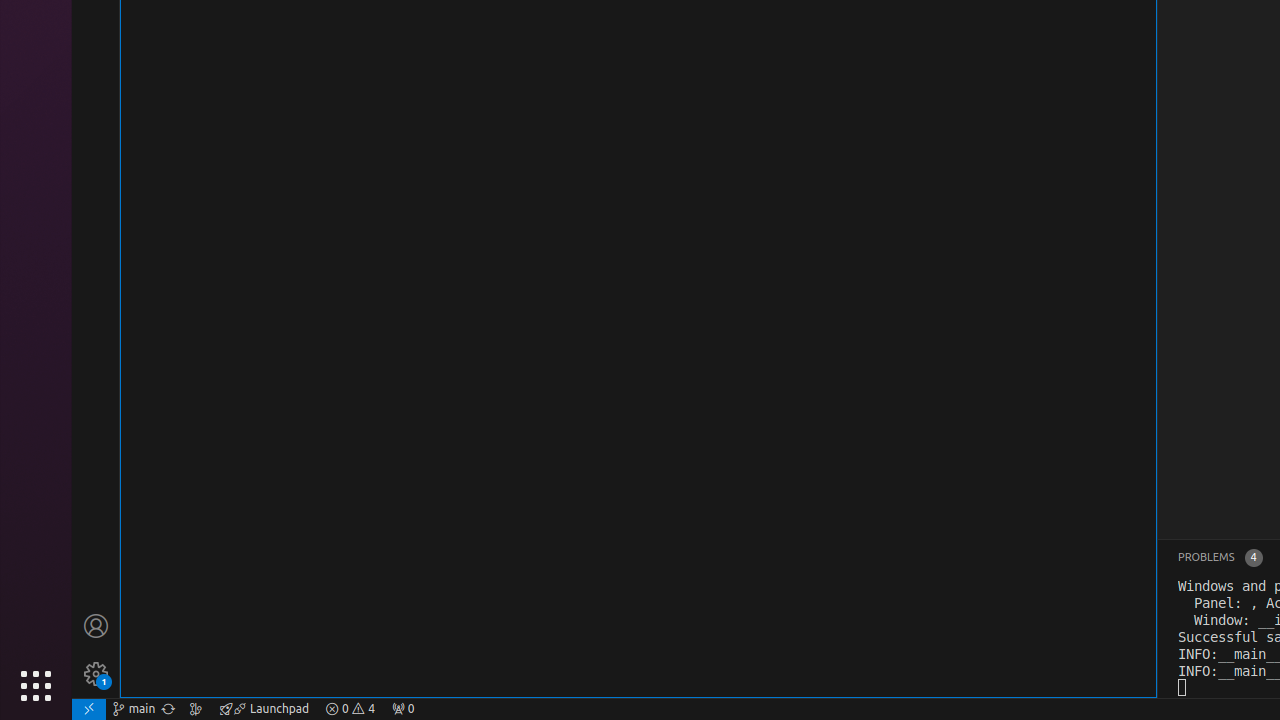  I want to click on 'Warnings: 4', so click(350, 707).